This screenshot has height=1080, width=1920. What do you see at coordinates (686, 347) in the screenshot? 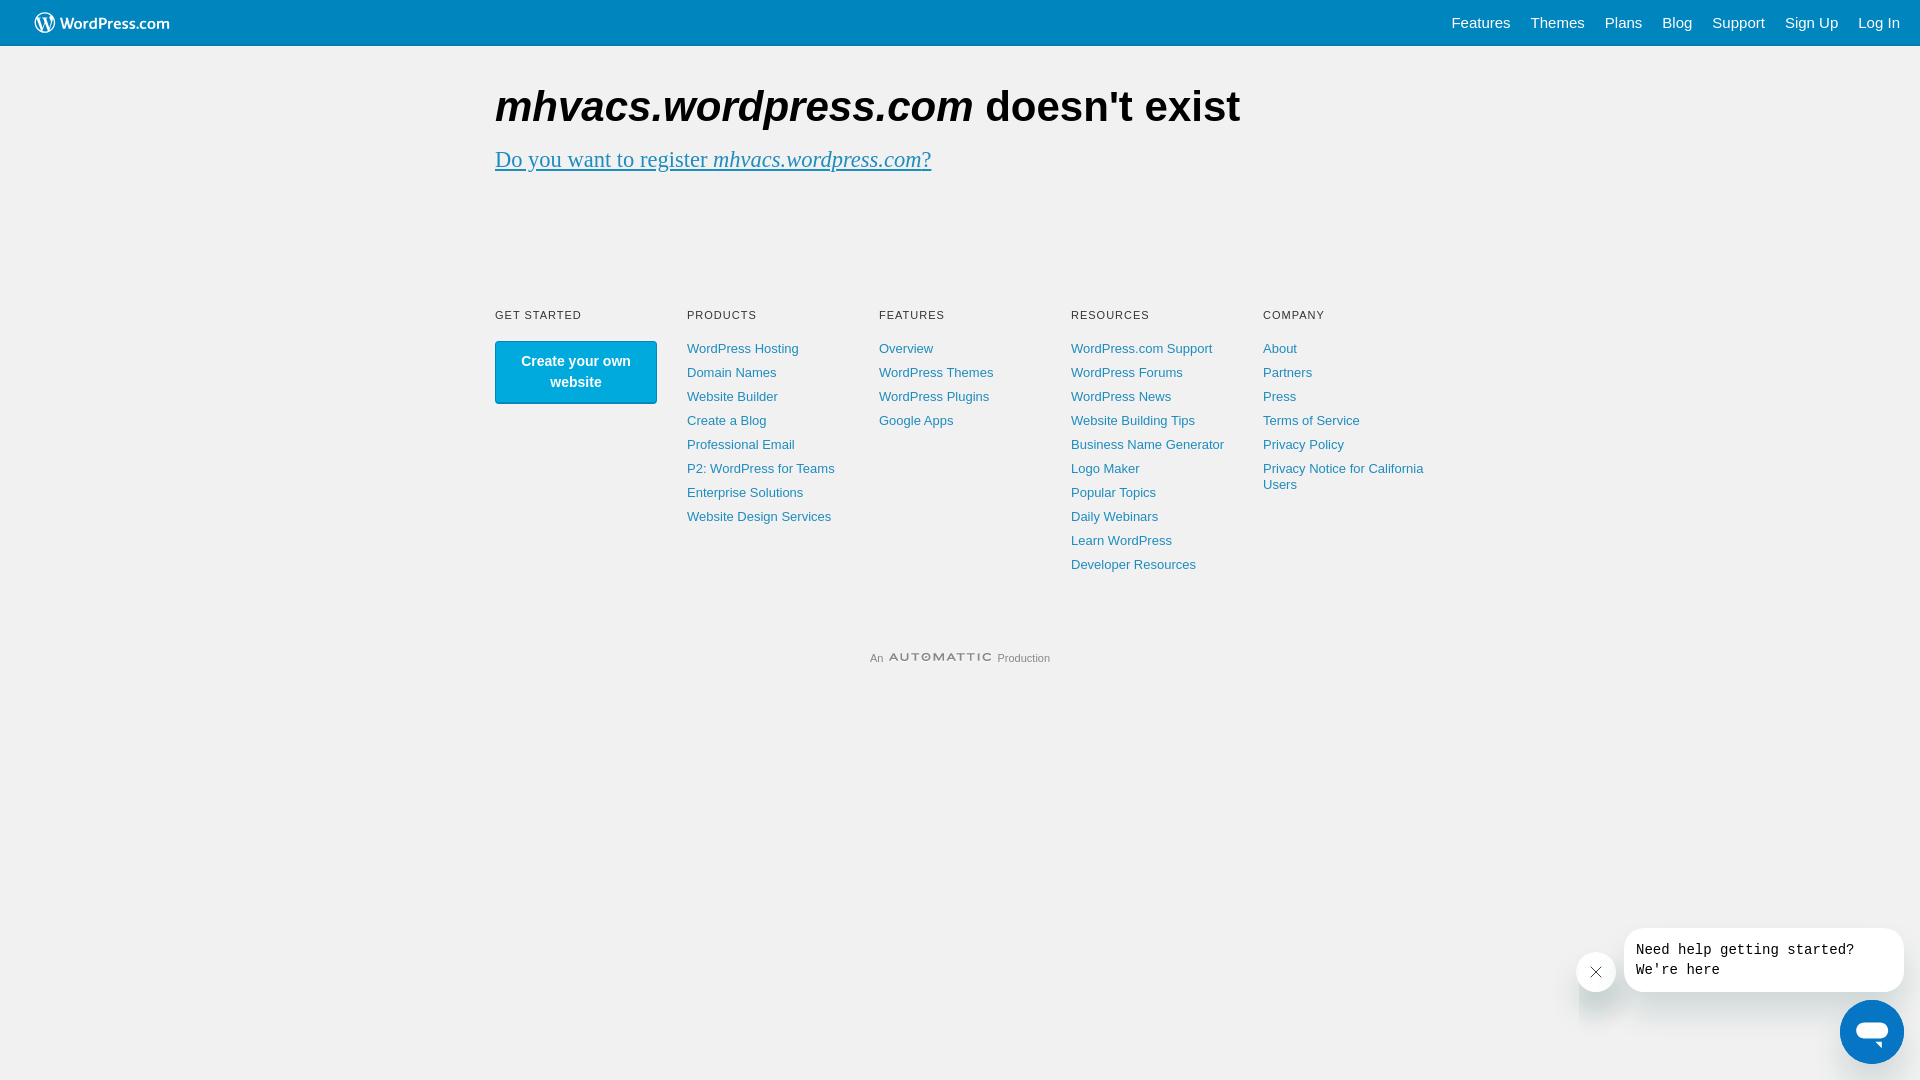
I see `'WordPress Hosting'` at bounding box center [686, 347].